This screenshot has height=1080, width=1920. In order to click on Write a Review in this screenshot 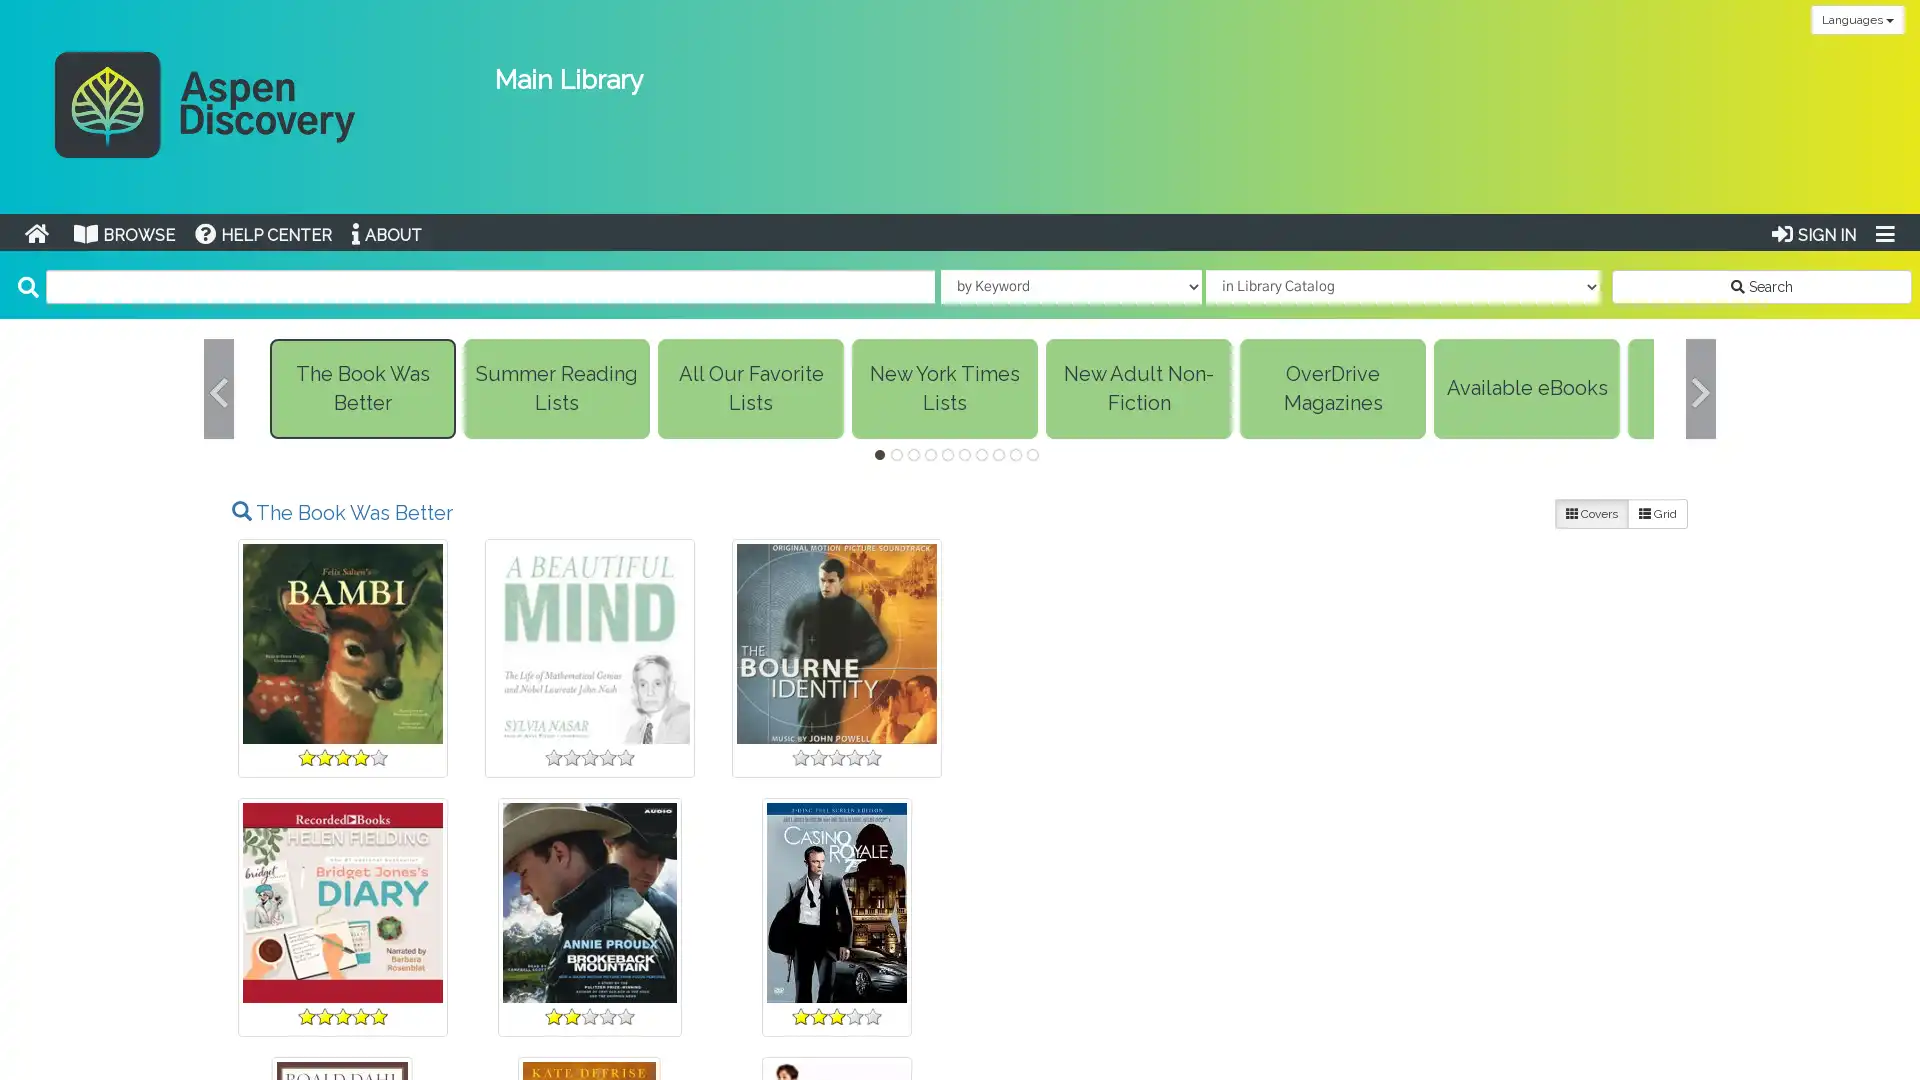, I will do `click(1082, 759)`.